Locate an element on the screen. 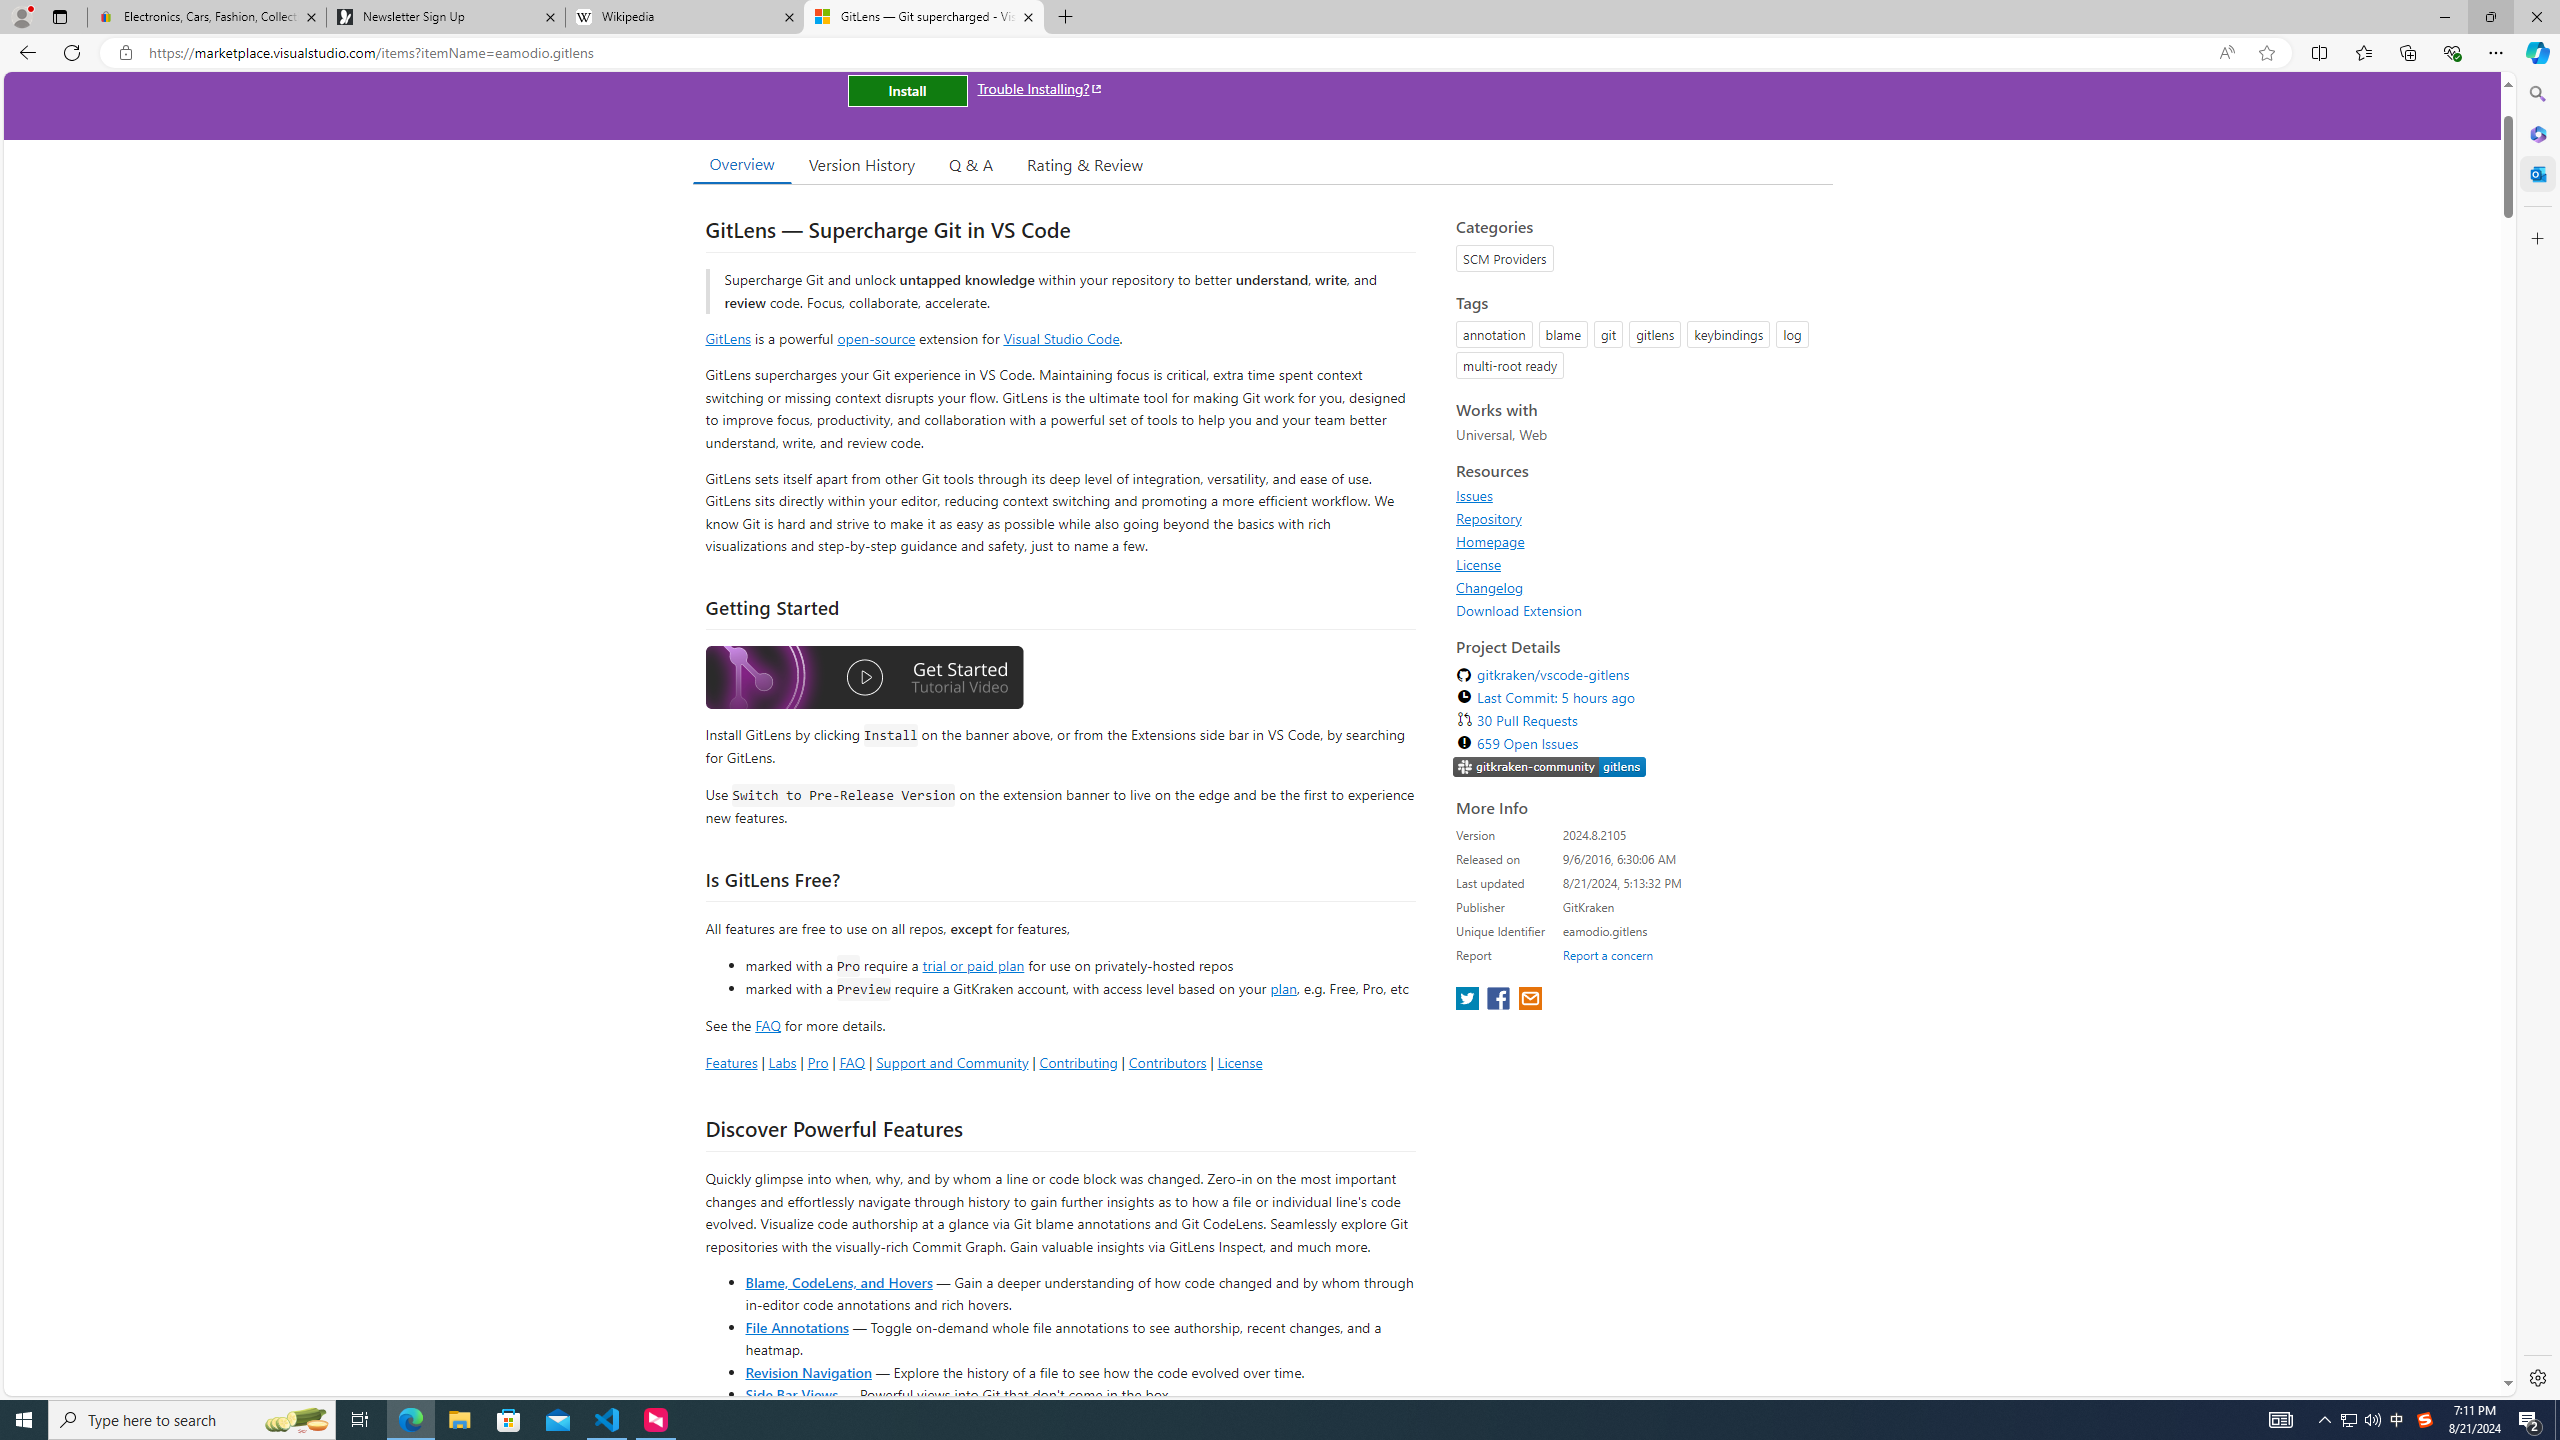 The image size is (2560, 1440). 'Repository' is located at coordinates (1638, 517).